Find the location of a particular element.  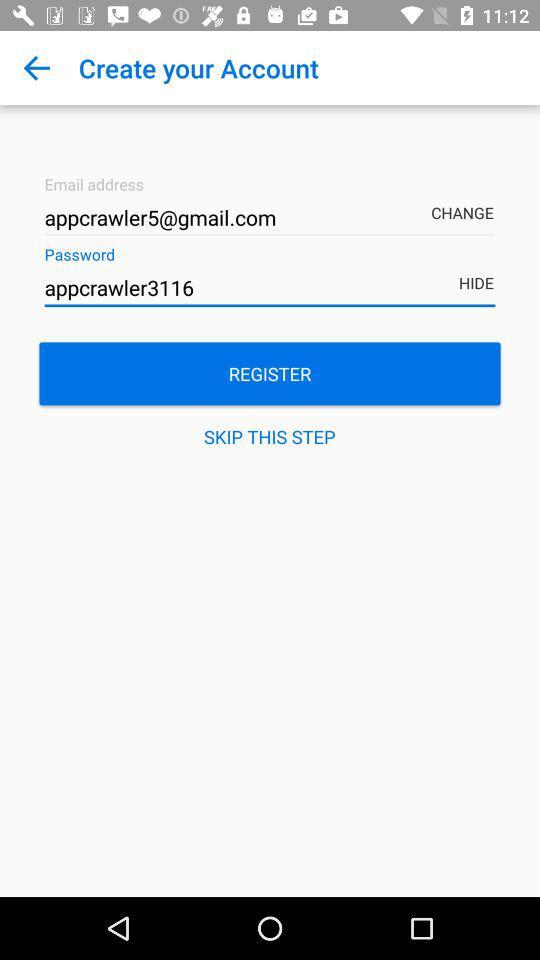

the skip this step icon is located at coordinates (269, 436).